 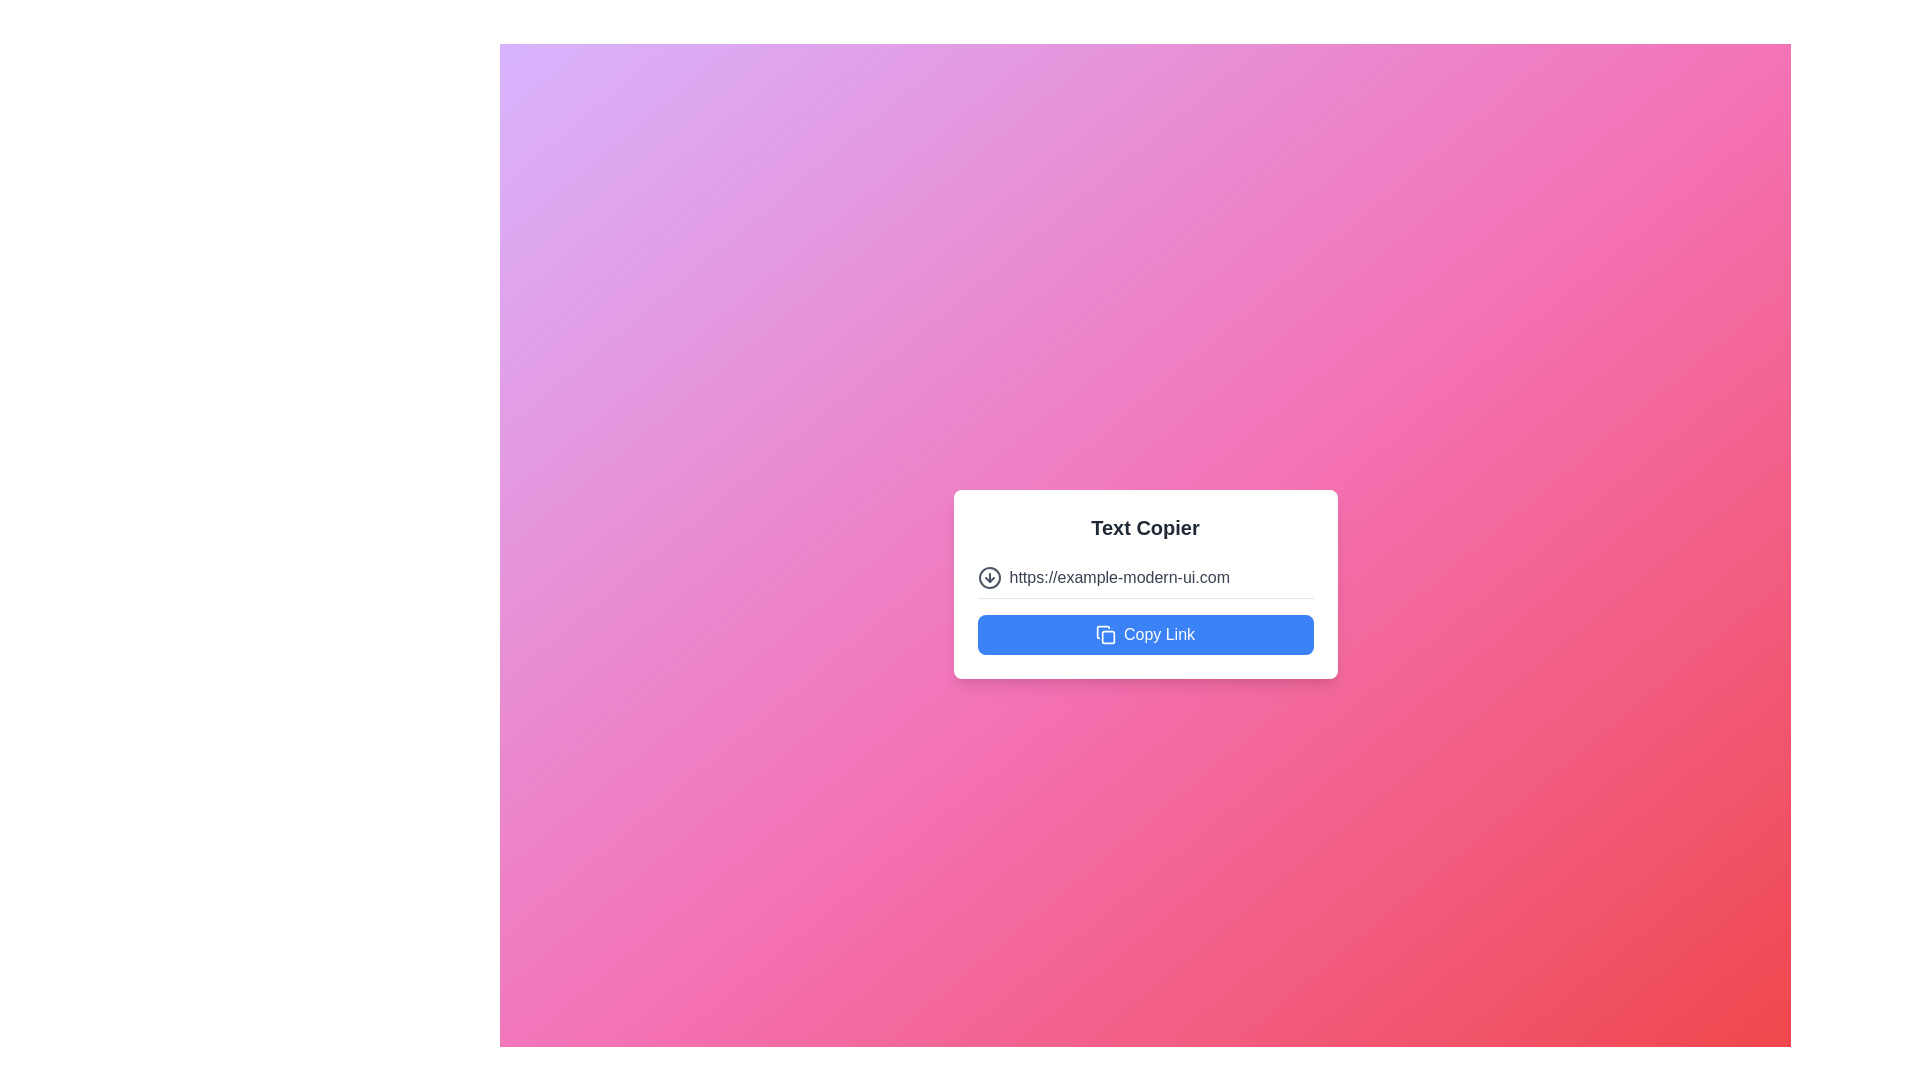 What do you see at coordinates (1161, 577) in the screenshot?
I see `the read-only text input field displaying the URL 'https://example-modern-ui.com'` at bounding box center [1161, 577].